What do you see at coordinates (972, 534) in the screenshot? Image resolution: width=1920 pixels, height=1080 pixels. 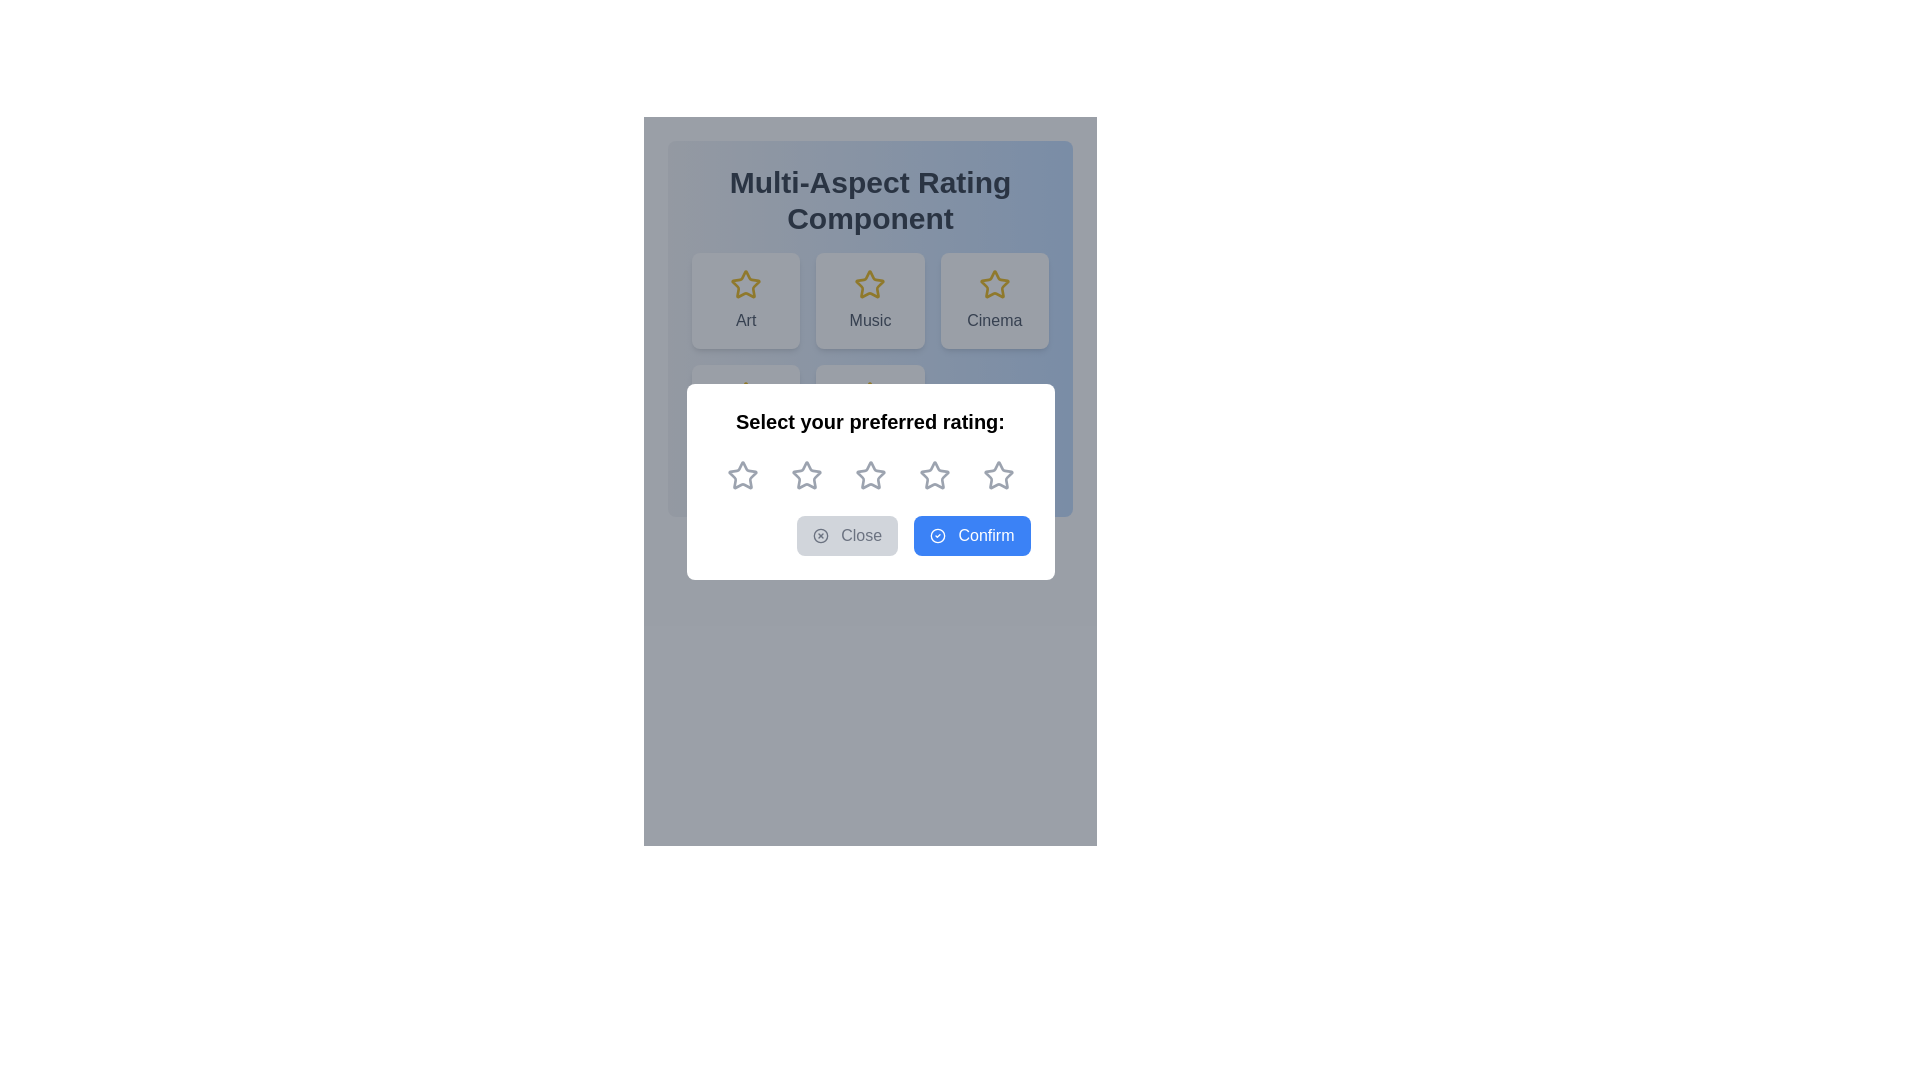 I see `the rightmost button in the horizontal arrangement at the bottom of the modal to confirm the action` at bounding box center [972, 534].